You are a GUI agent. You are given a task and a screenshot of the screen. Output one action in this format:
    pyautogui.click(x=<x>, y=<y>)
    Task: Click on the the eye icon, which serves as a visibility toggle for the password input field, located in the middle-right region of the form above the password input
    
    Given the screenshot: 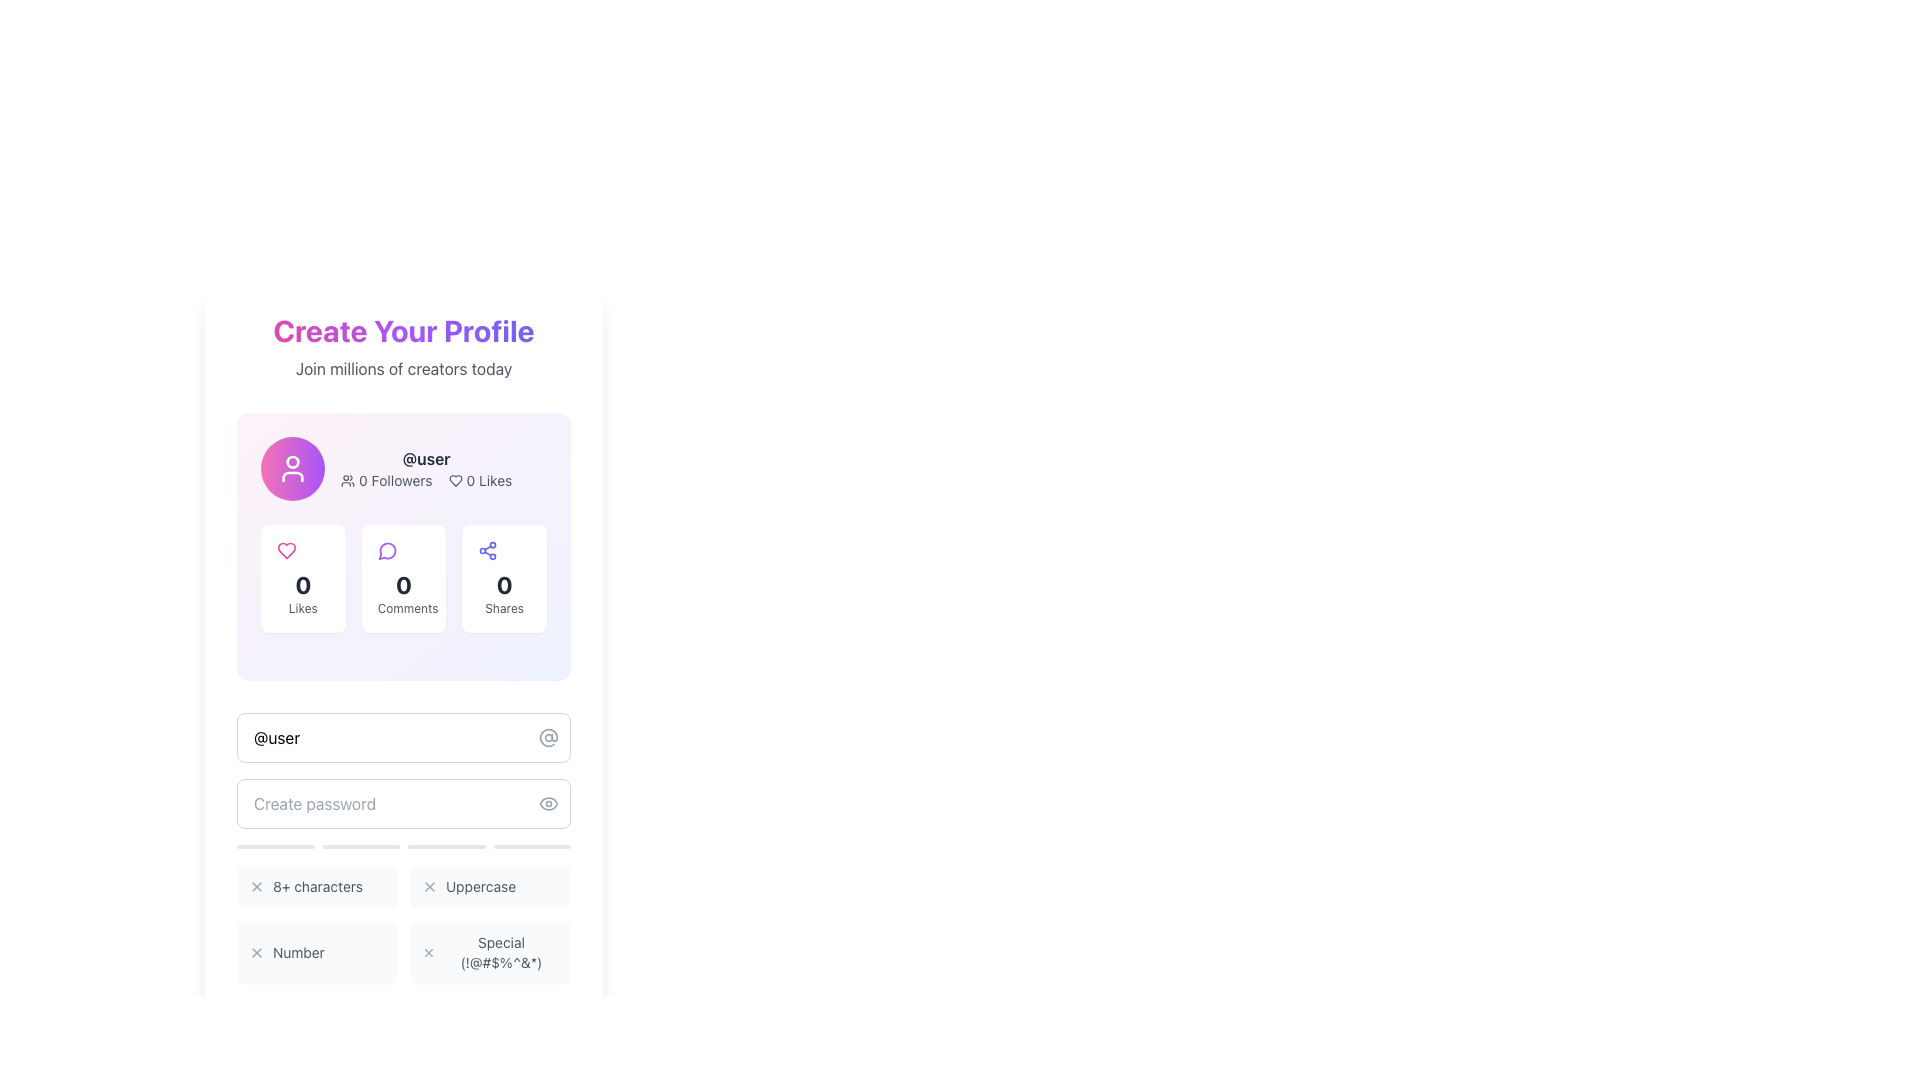 What is the action you would take?
    pyautogui.click(x=548, y=802)
    